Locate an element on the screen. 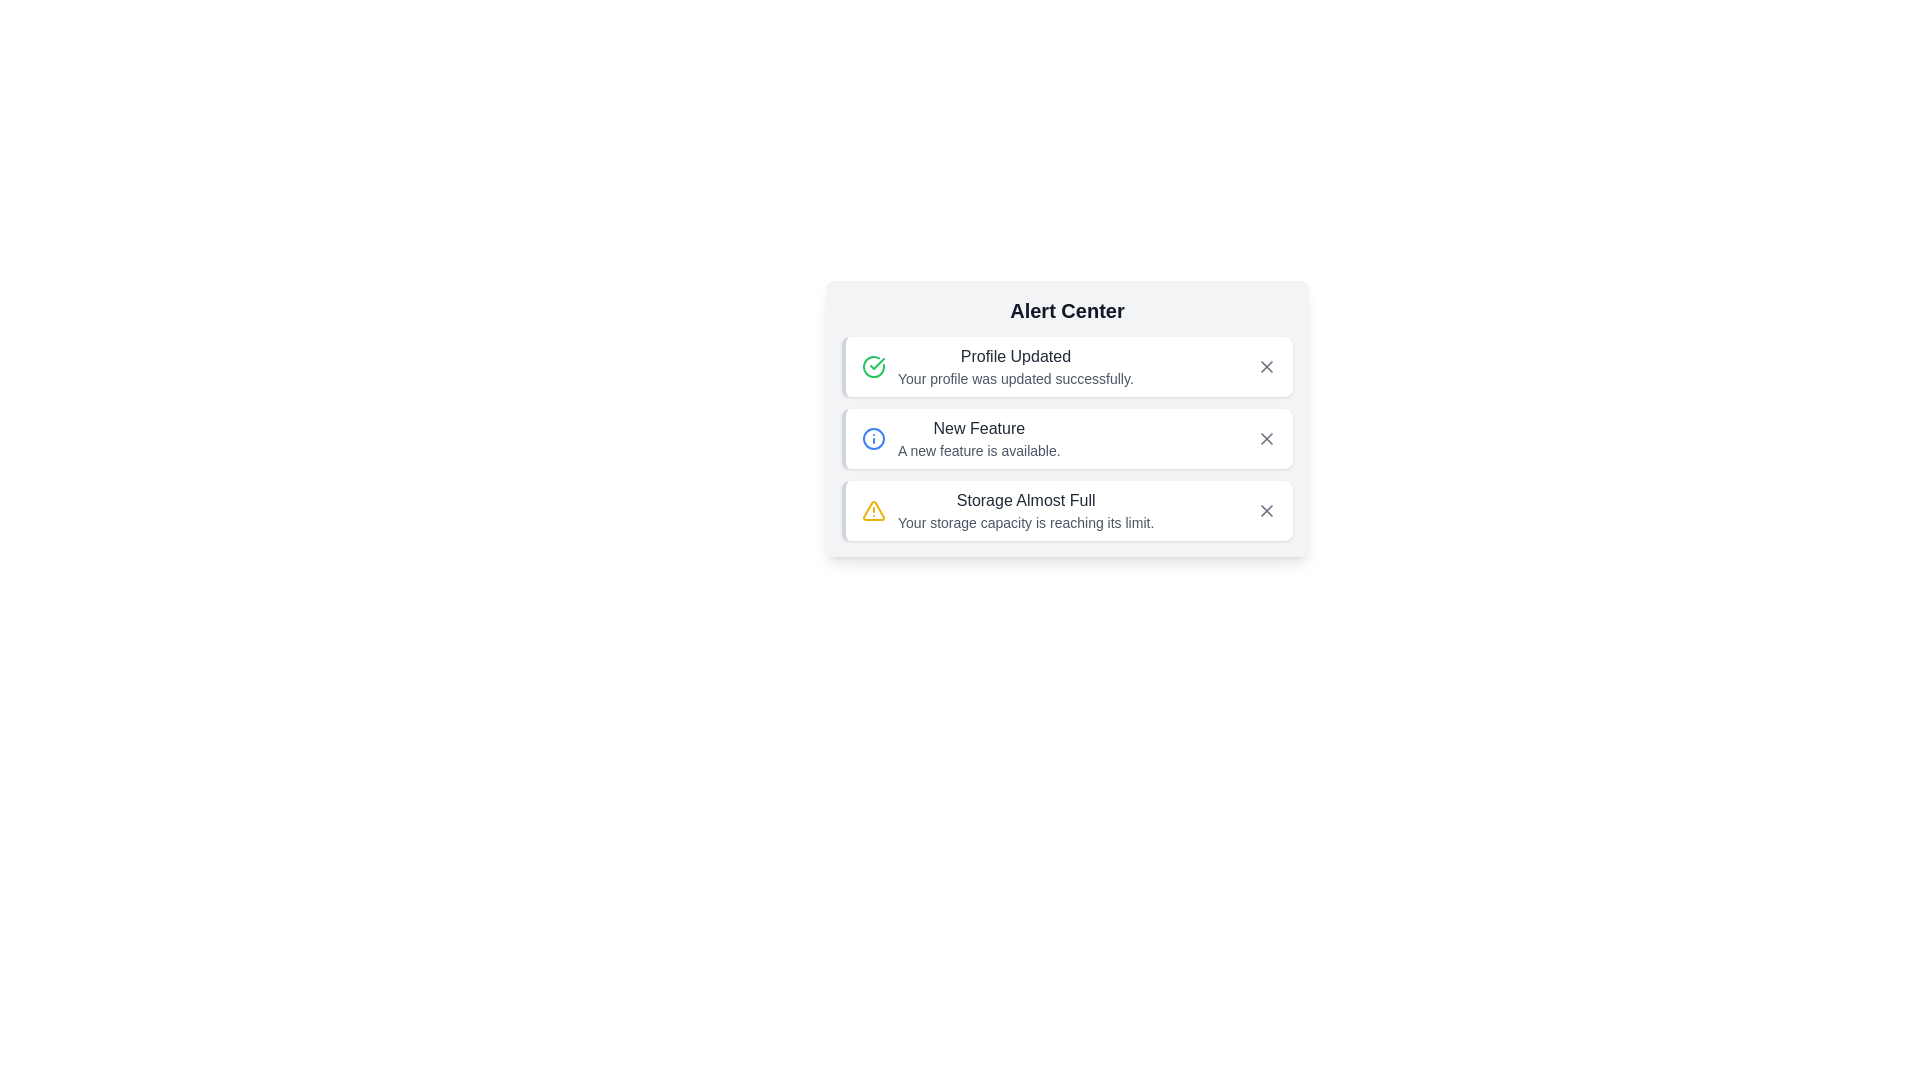  the close button (close icon) located at the top right of the 'New Feature' notification in the 'Alert Center' modal is located at coordinates (1266, 438).